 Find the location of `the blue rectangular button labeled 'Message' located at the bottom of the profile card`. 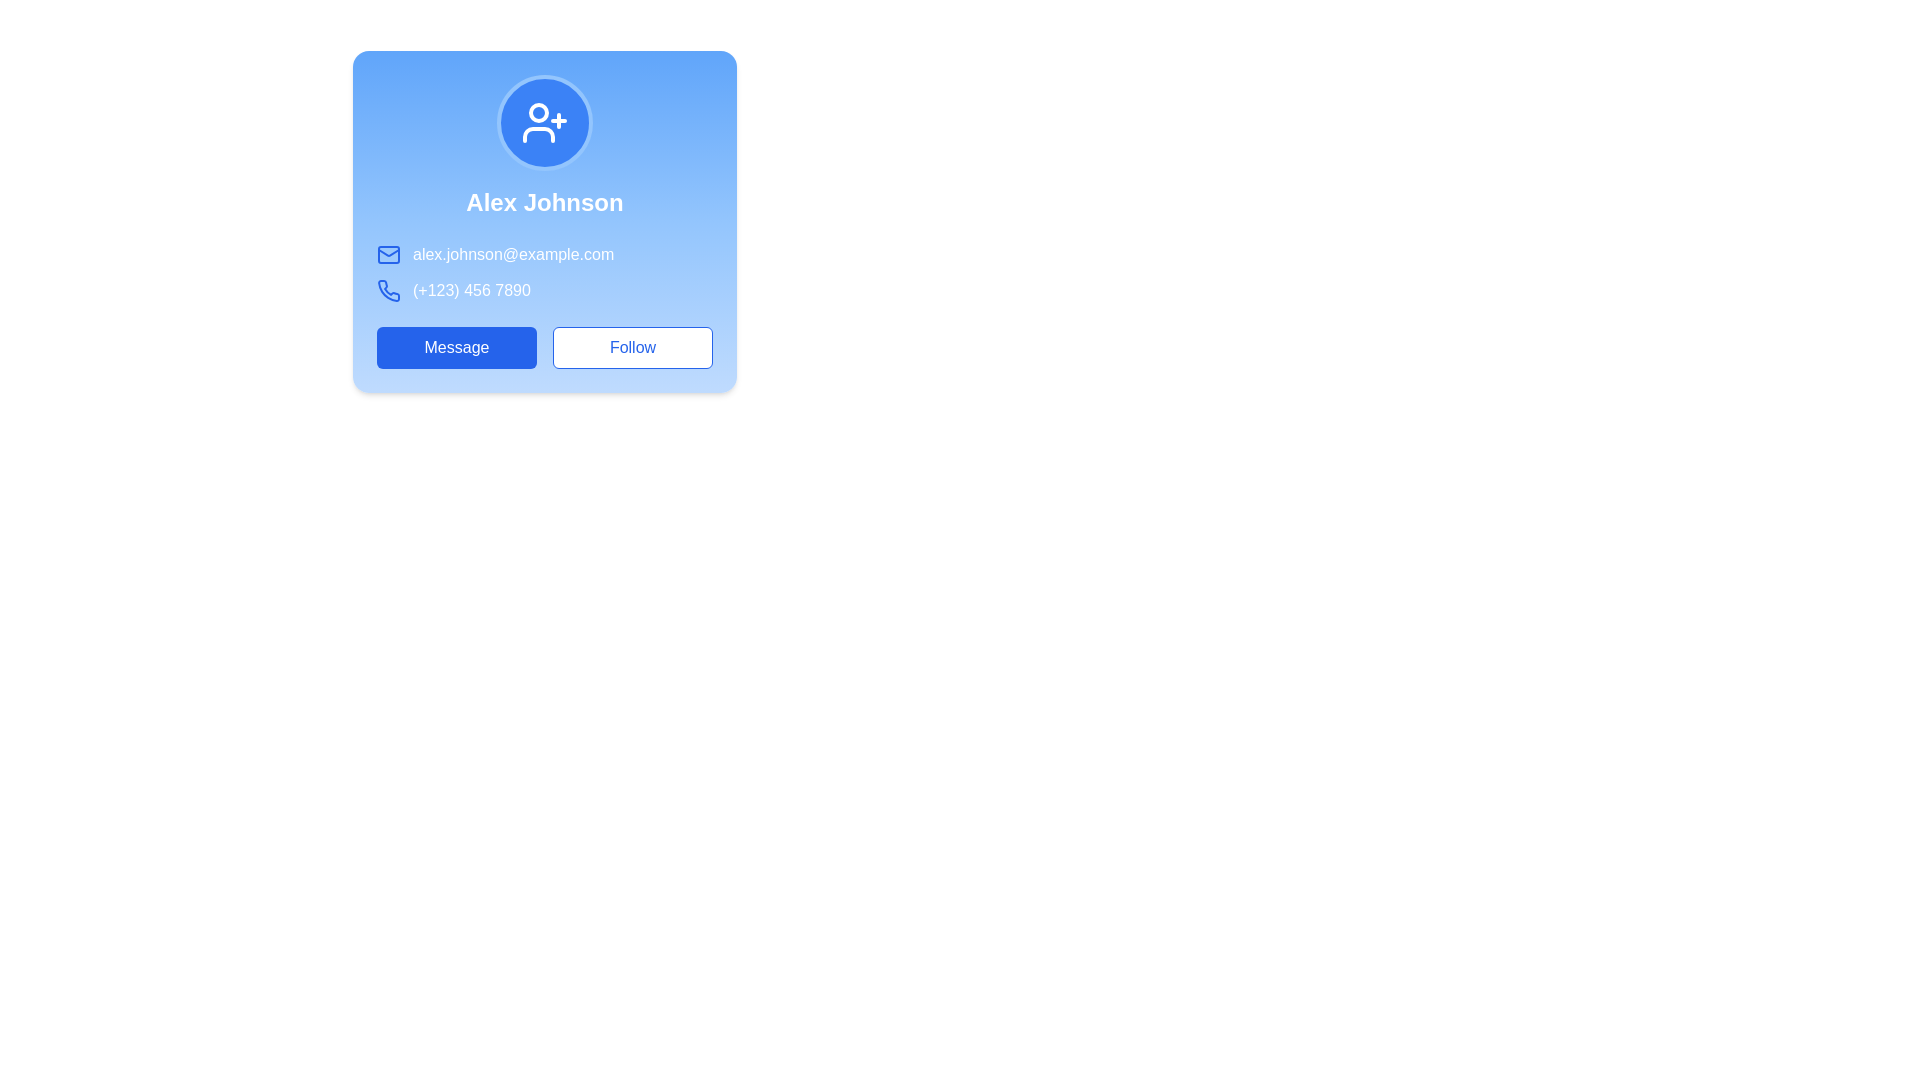

the blue rectangular button labeled 'Message' located at the bottom of the profile card is located at coordinates (455, 346).